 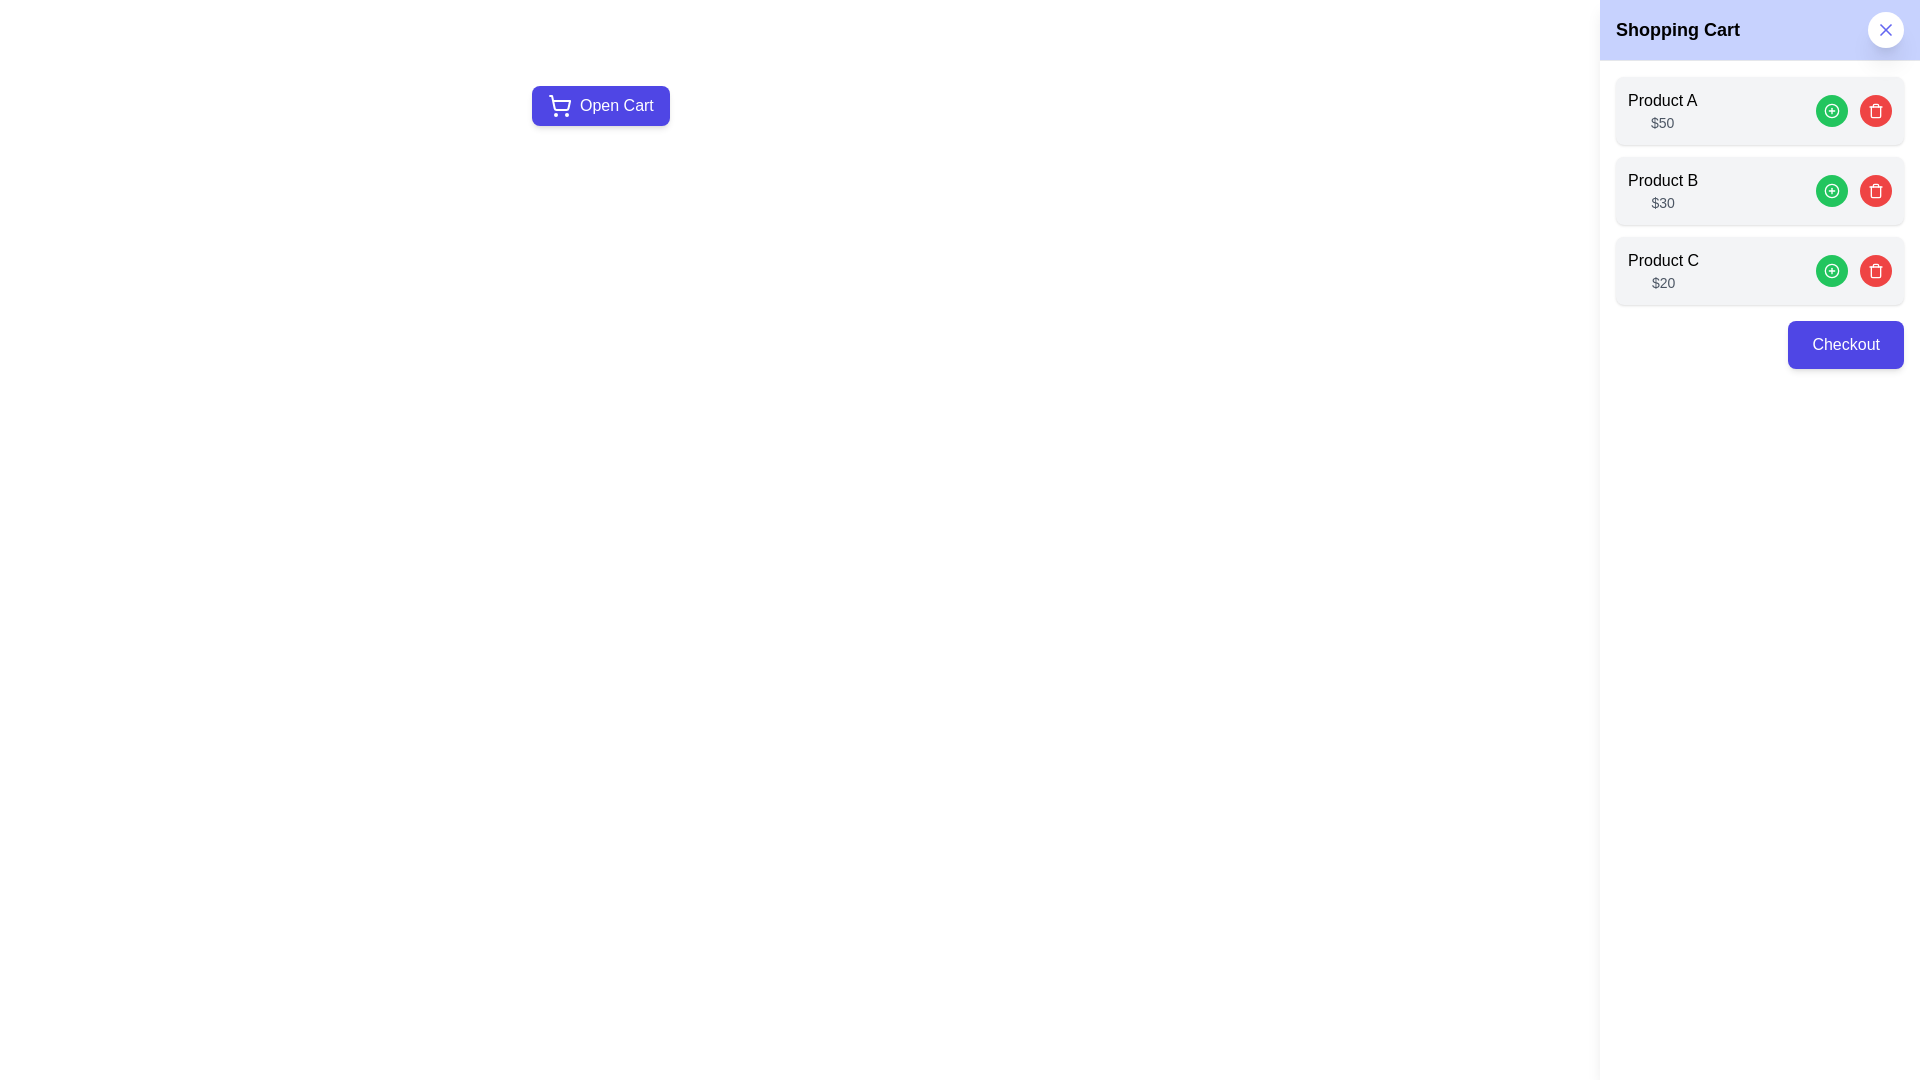 What do you see at coordinates (1845, 343) in the screenshot?
I see `the 'Checkout' button to proceed to checkout` at bounding box center [1845, 343].